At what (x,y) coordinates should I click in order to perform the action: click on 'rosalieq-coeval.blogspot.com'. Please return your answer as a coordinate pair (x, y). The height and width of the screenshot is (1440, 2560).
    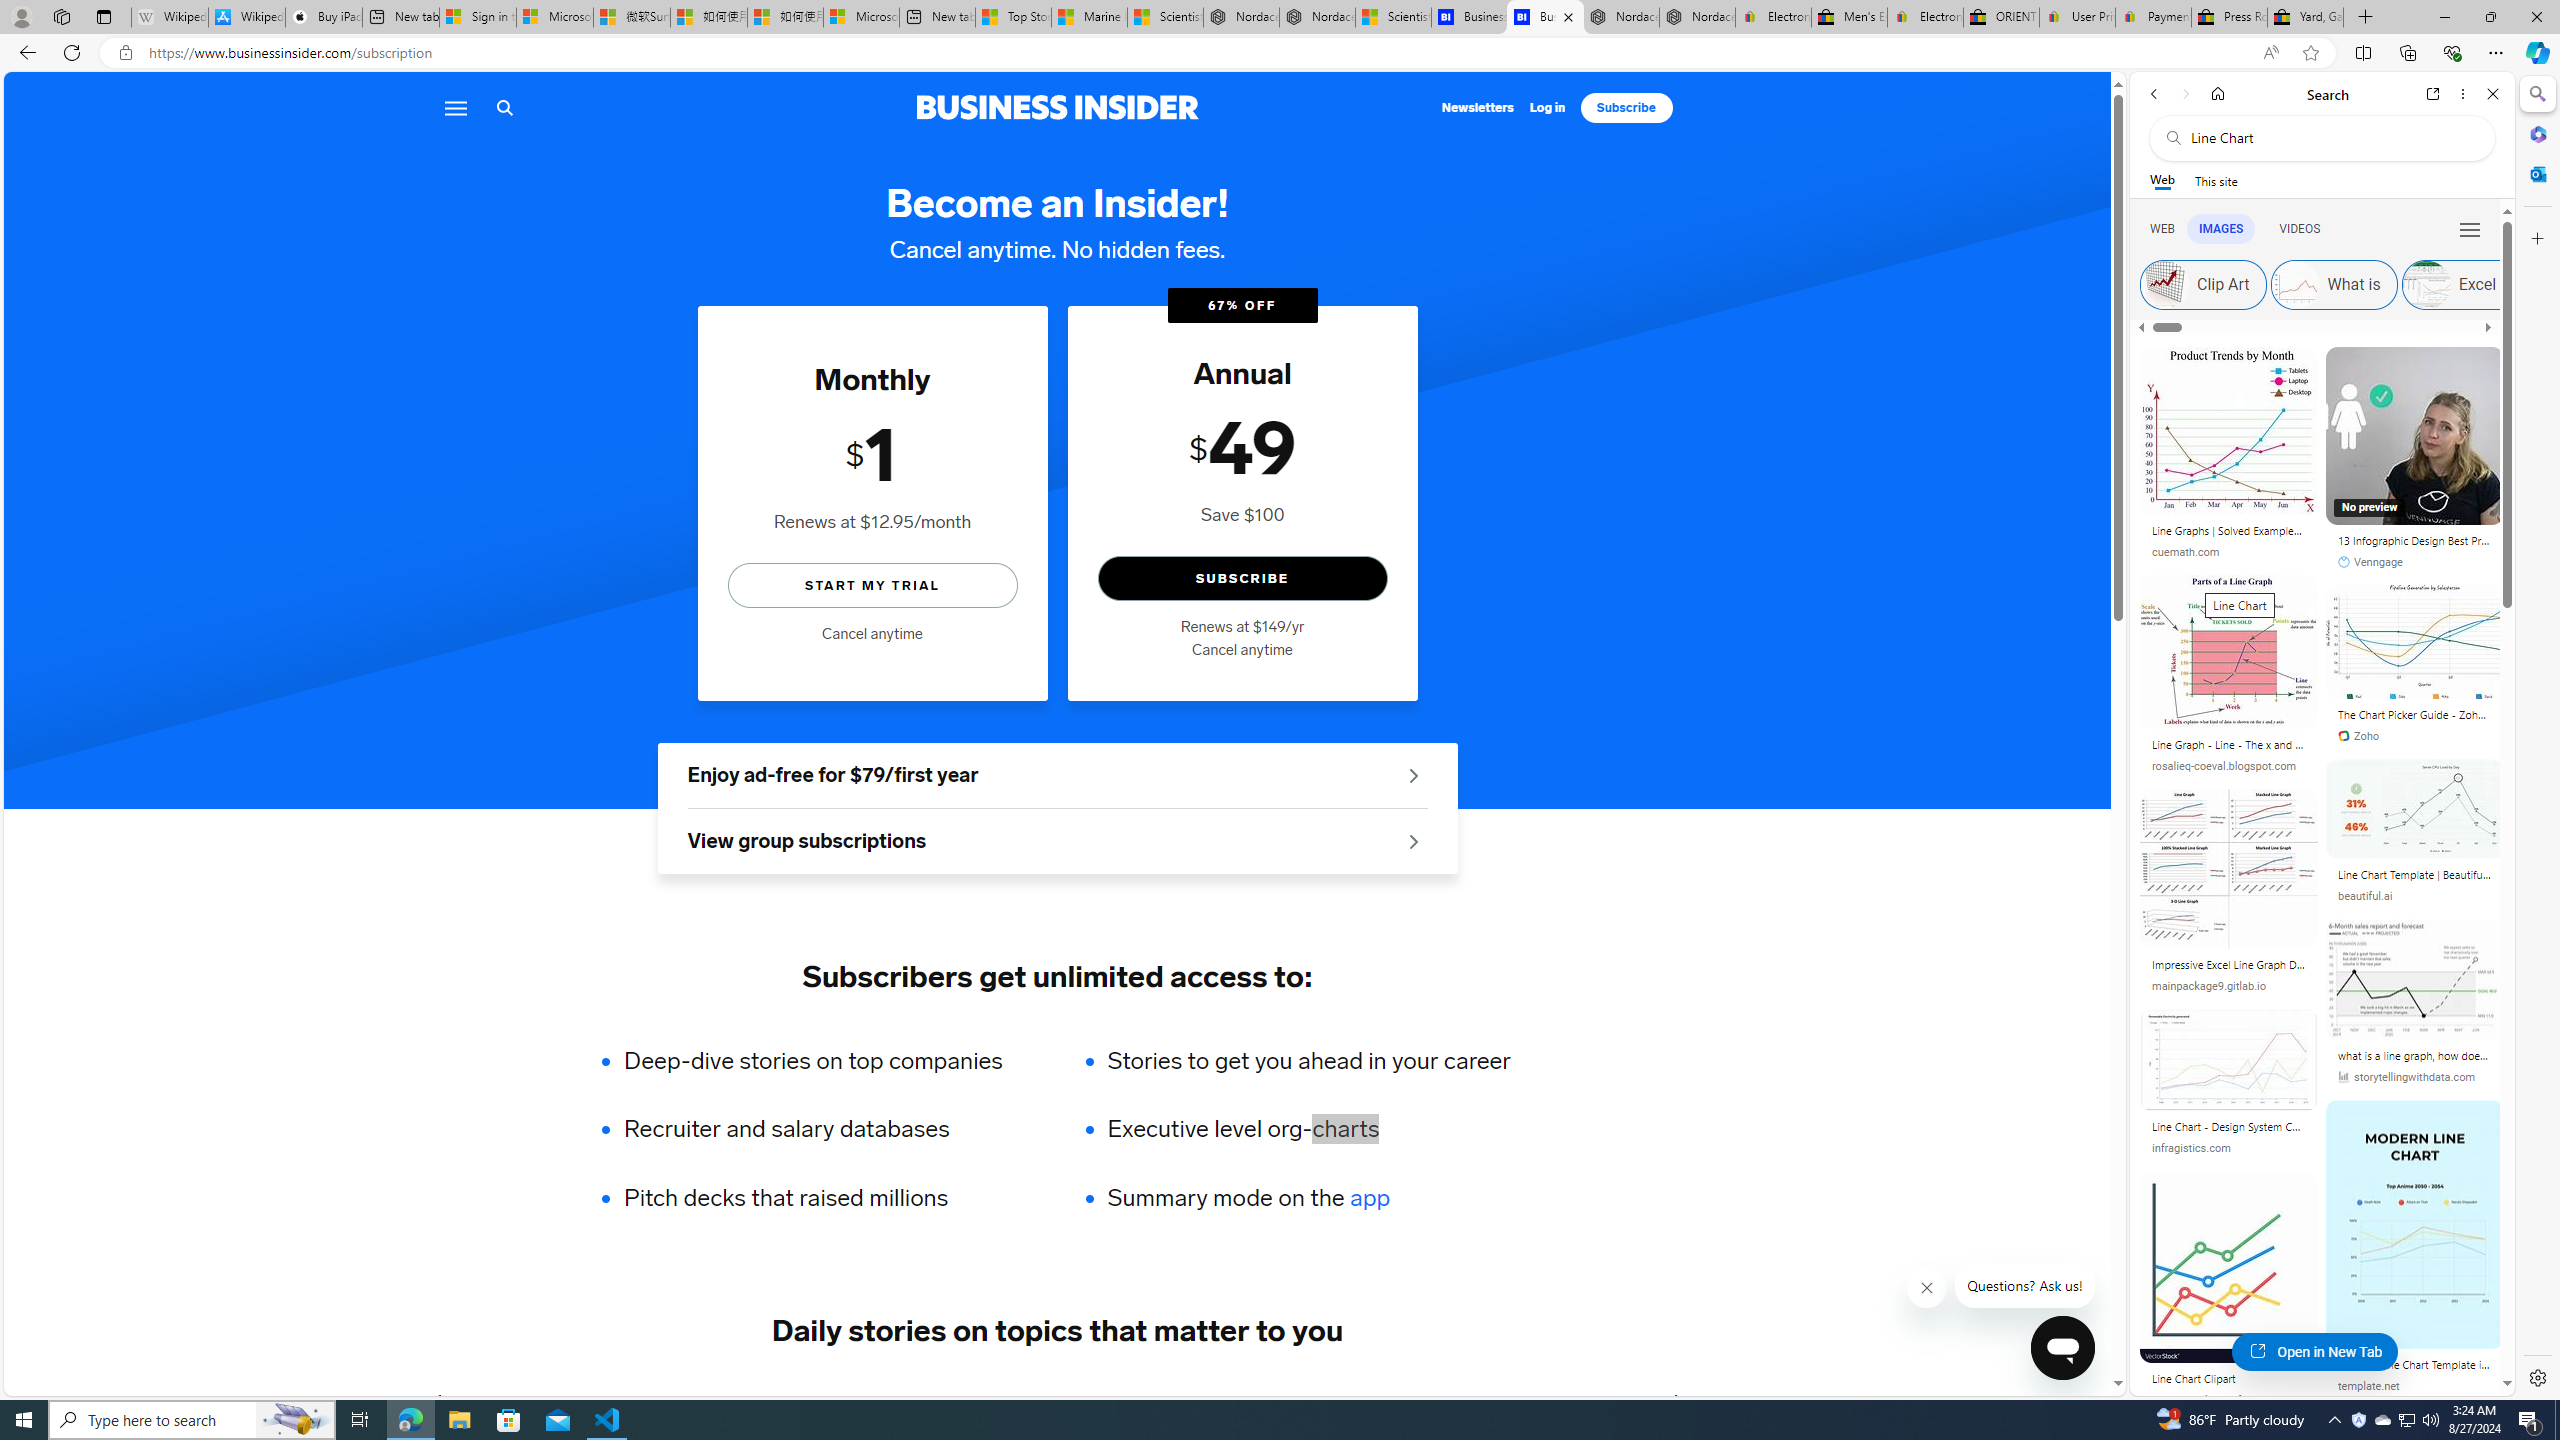
    Looking at the image, I should click on (2223, 765).